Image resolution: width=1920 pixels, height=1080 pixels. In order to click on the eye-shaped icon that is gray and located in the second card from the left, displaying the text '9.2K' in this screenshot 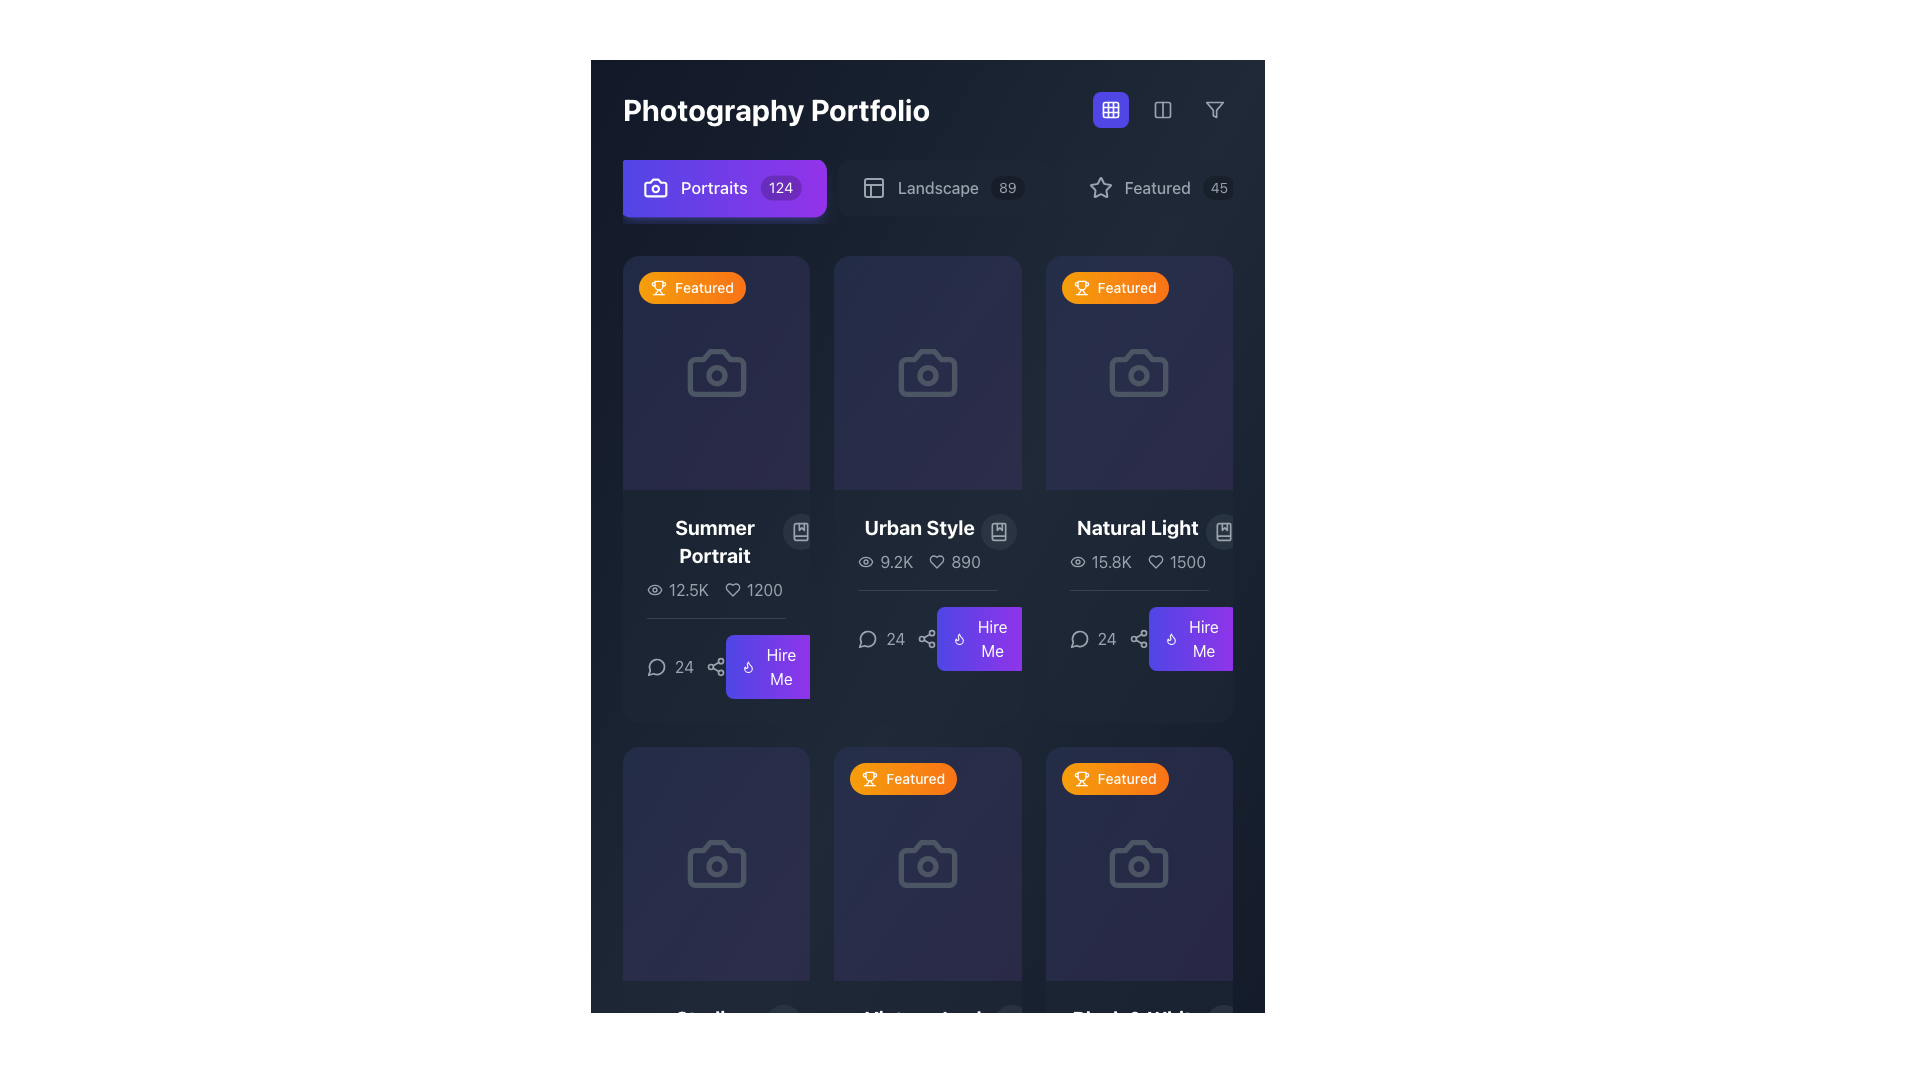, I will do `click(866, 562)`.